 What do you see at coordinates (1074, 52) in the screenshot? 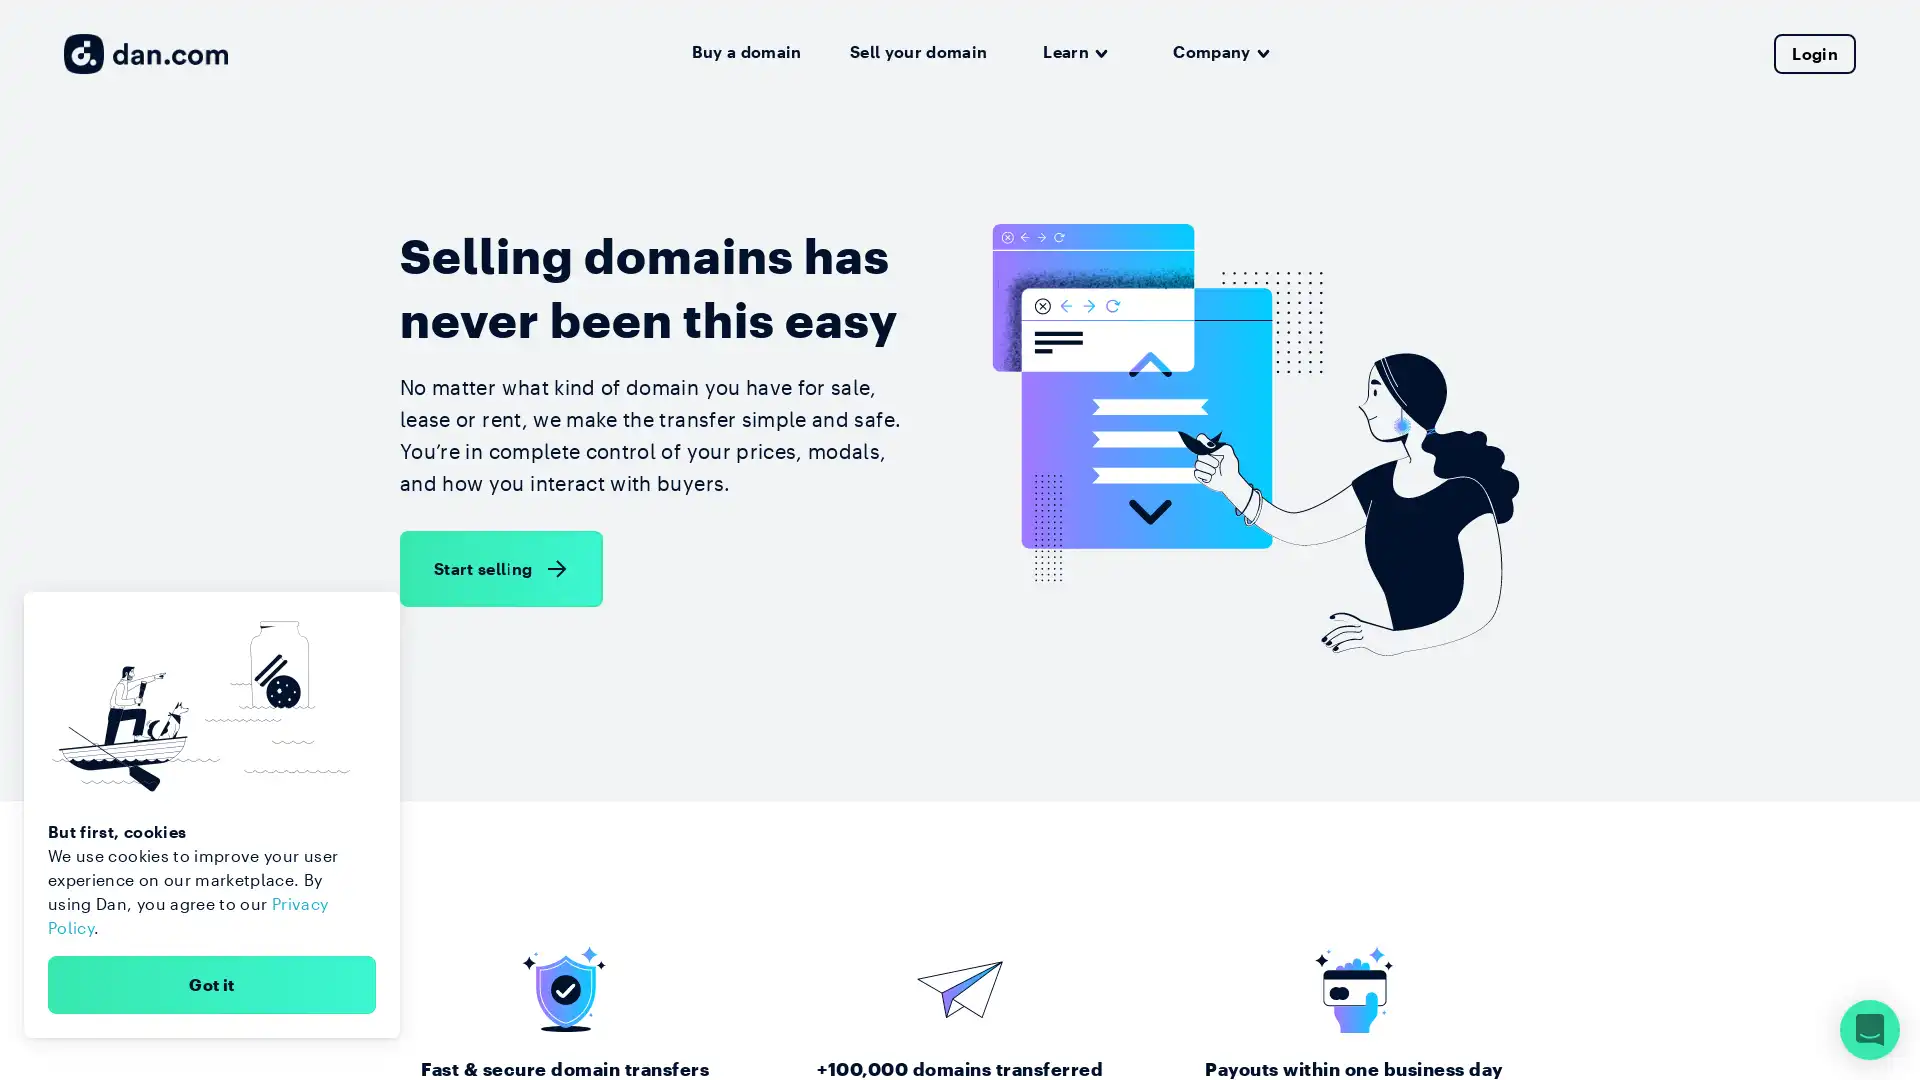
I see `Learn` at bounding box center [1074, 52].